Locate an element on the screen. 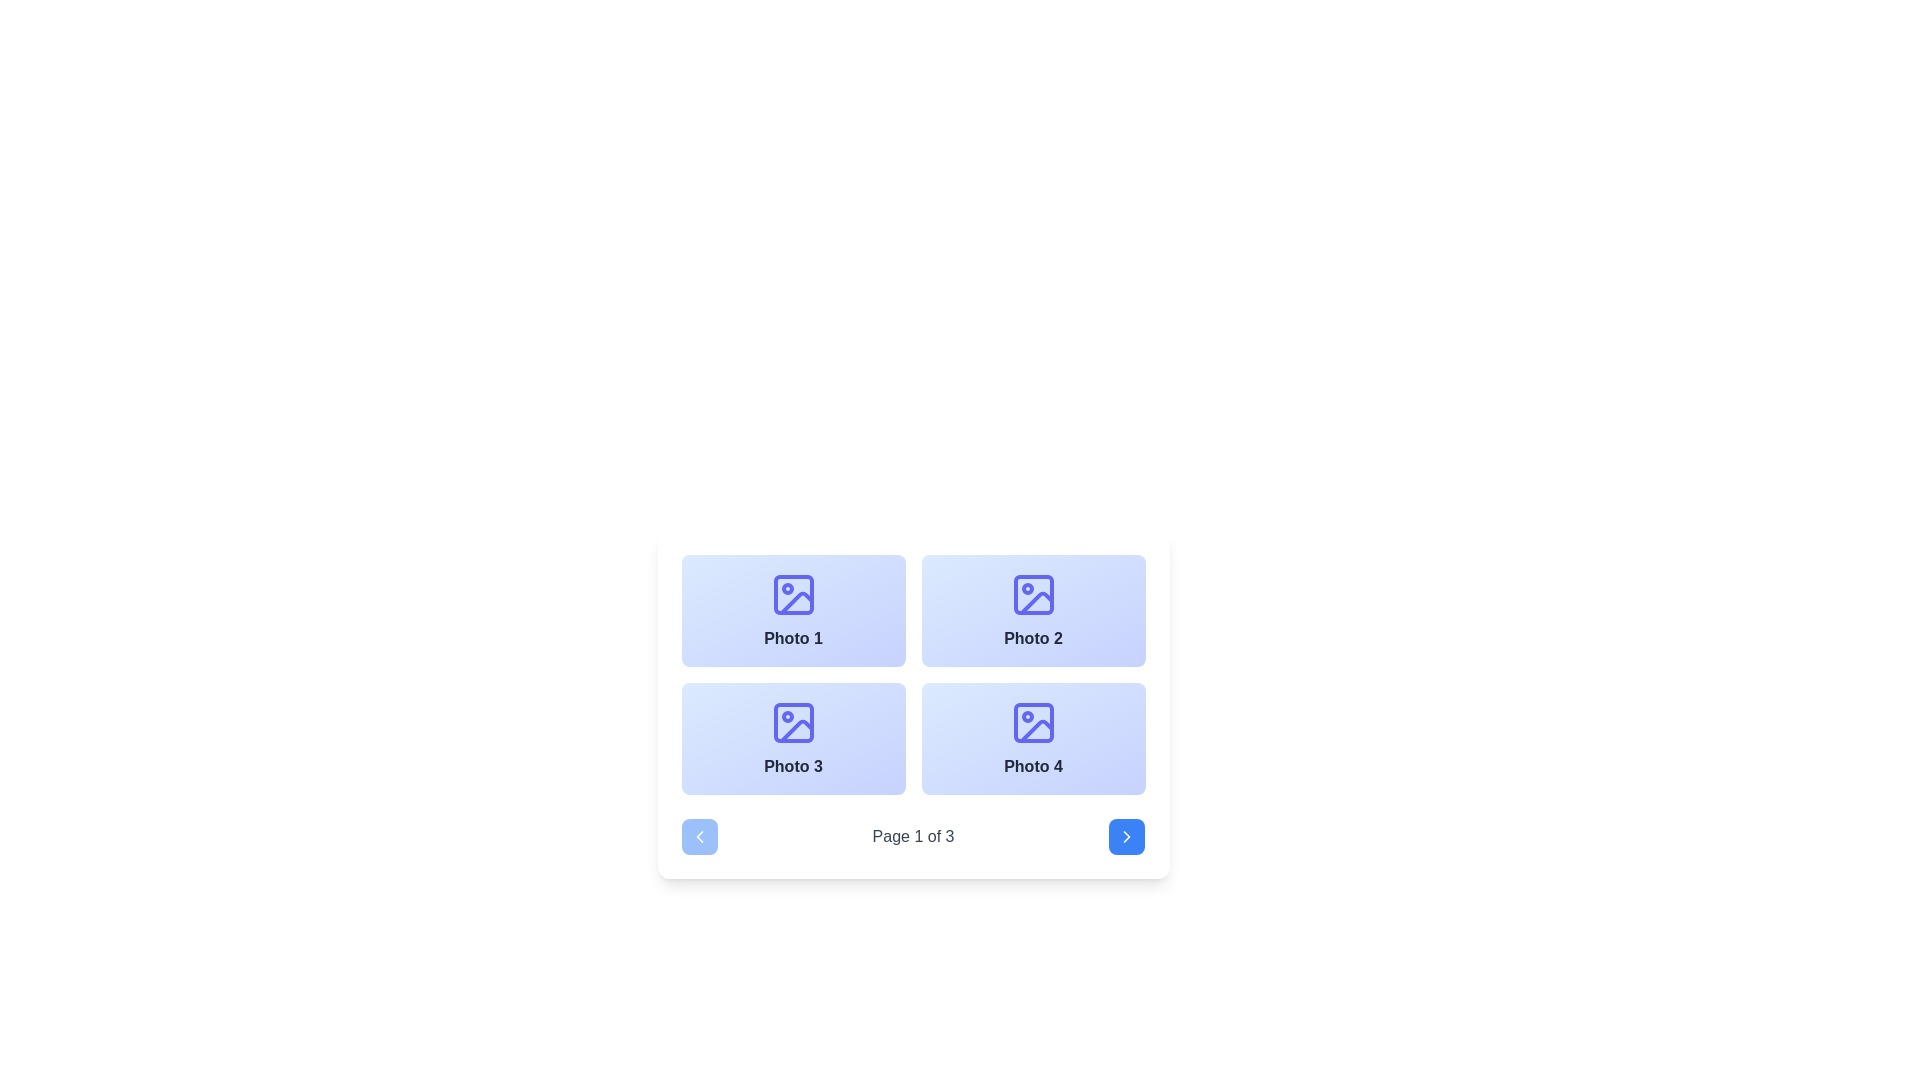 This screenshot has width=1920, height=1080. the background shape element of the image icon located in the fourth cell of a 2x2 grid layout, which serves as a frame for the picture placeholder is located at coordinates (1033, 722).